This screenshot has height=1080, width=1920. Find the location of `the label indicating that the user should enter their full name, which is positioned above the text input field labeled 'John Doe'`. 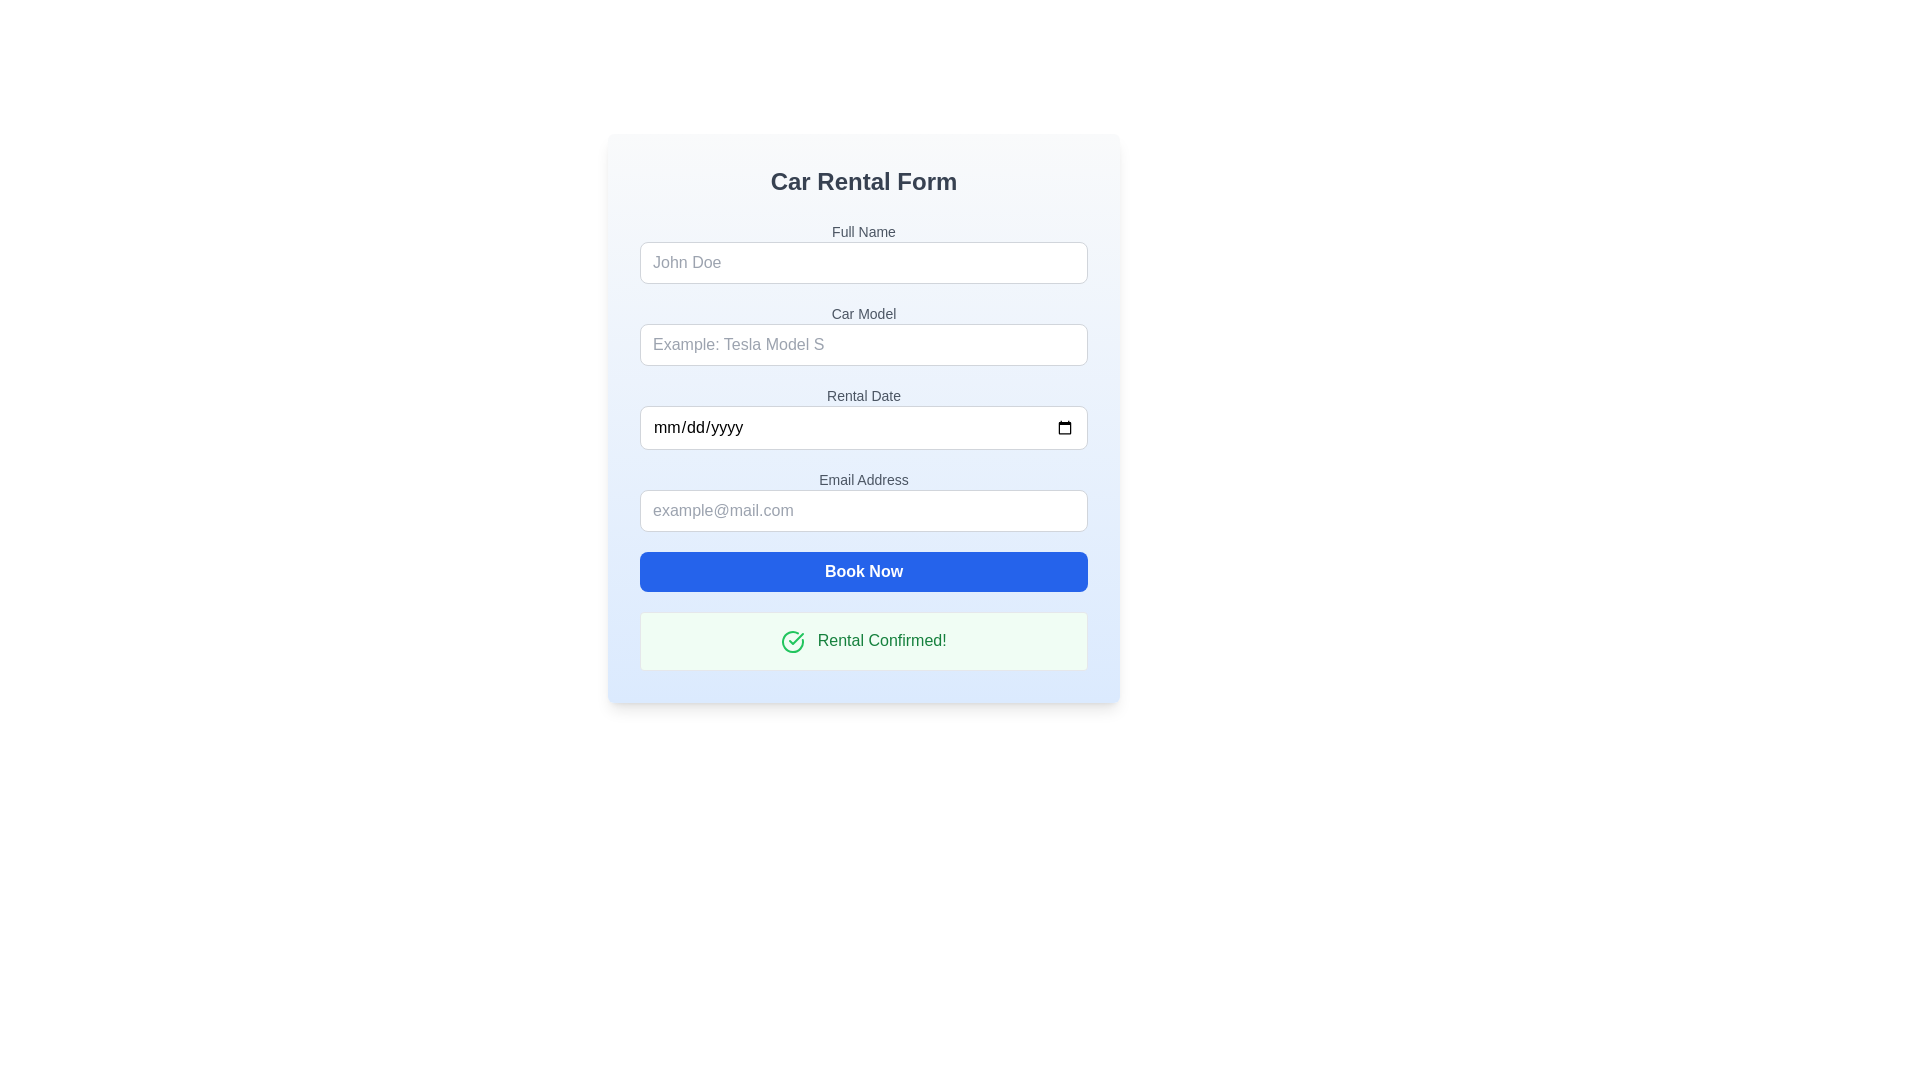

the label indicating that the user should enter their full name, which is positioned above the text input field labeled 'John Doe' is located at coordinates (864, 230).